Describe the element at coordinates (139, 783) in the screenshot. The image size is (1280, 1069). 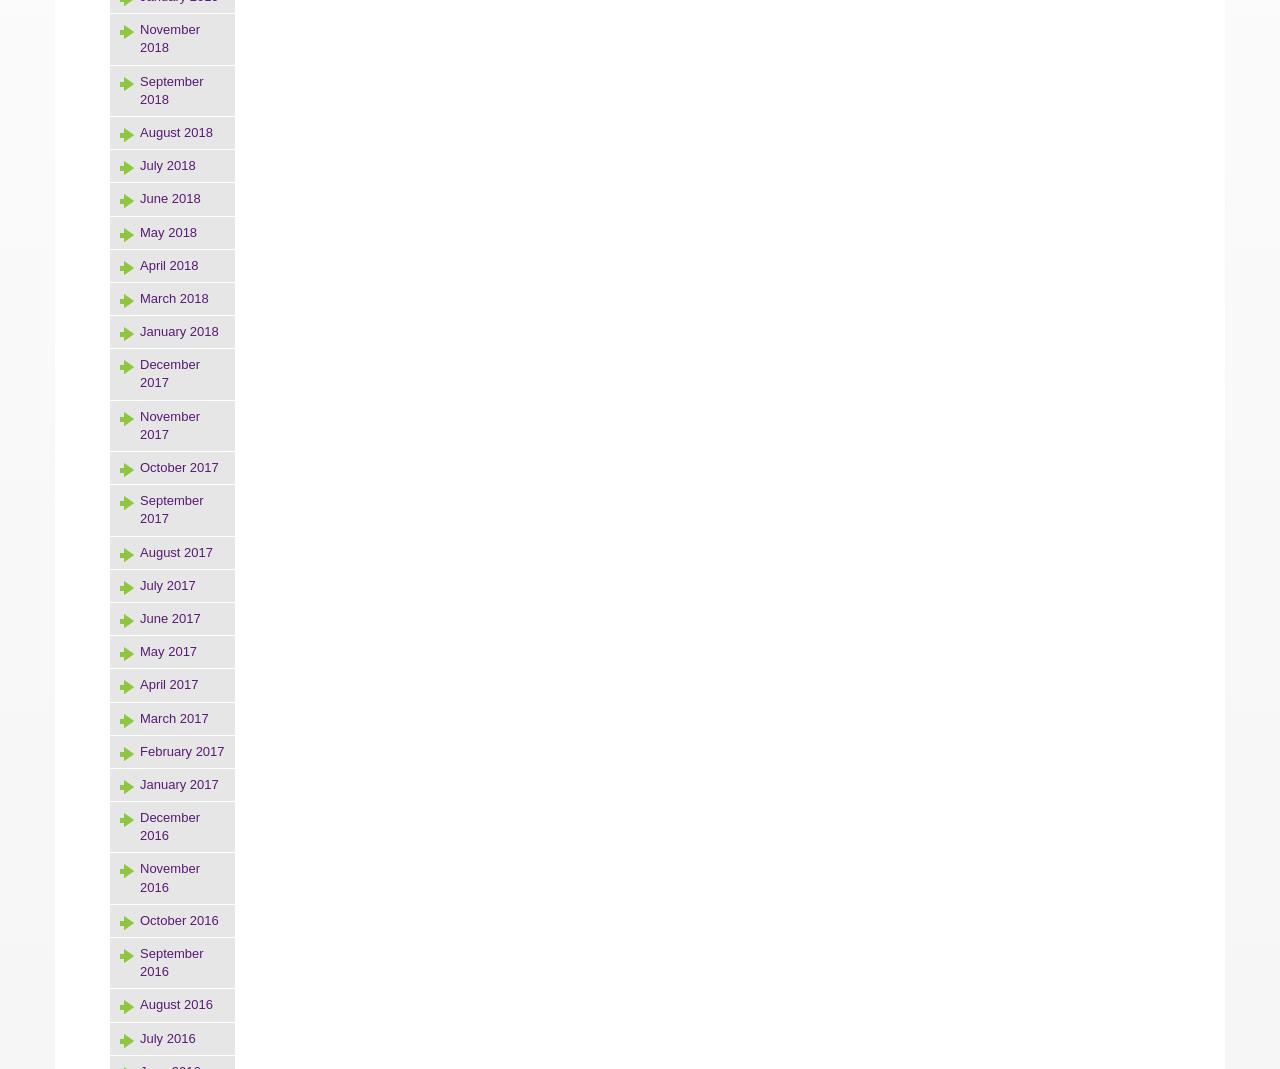
I see `'January 2017'` at that location.